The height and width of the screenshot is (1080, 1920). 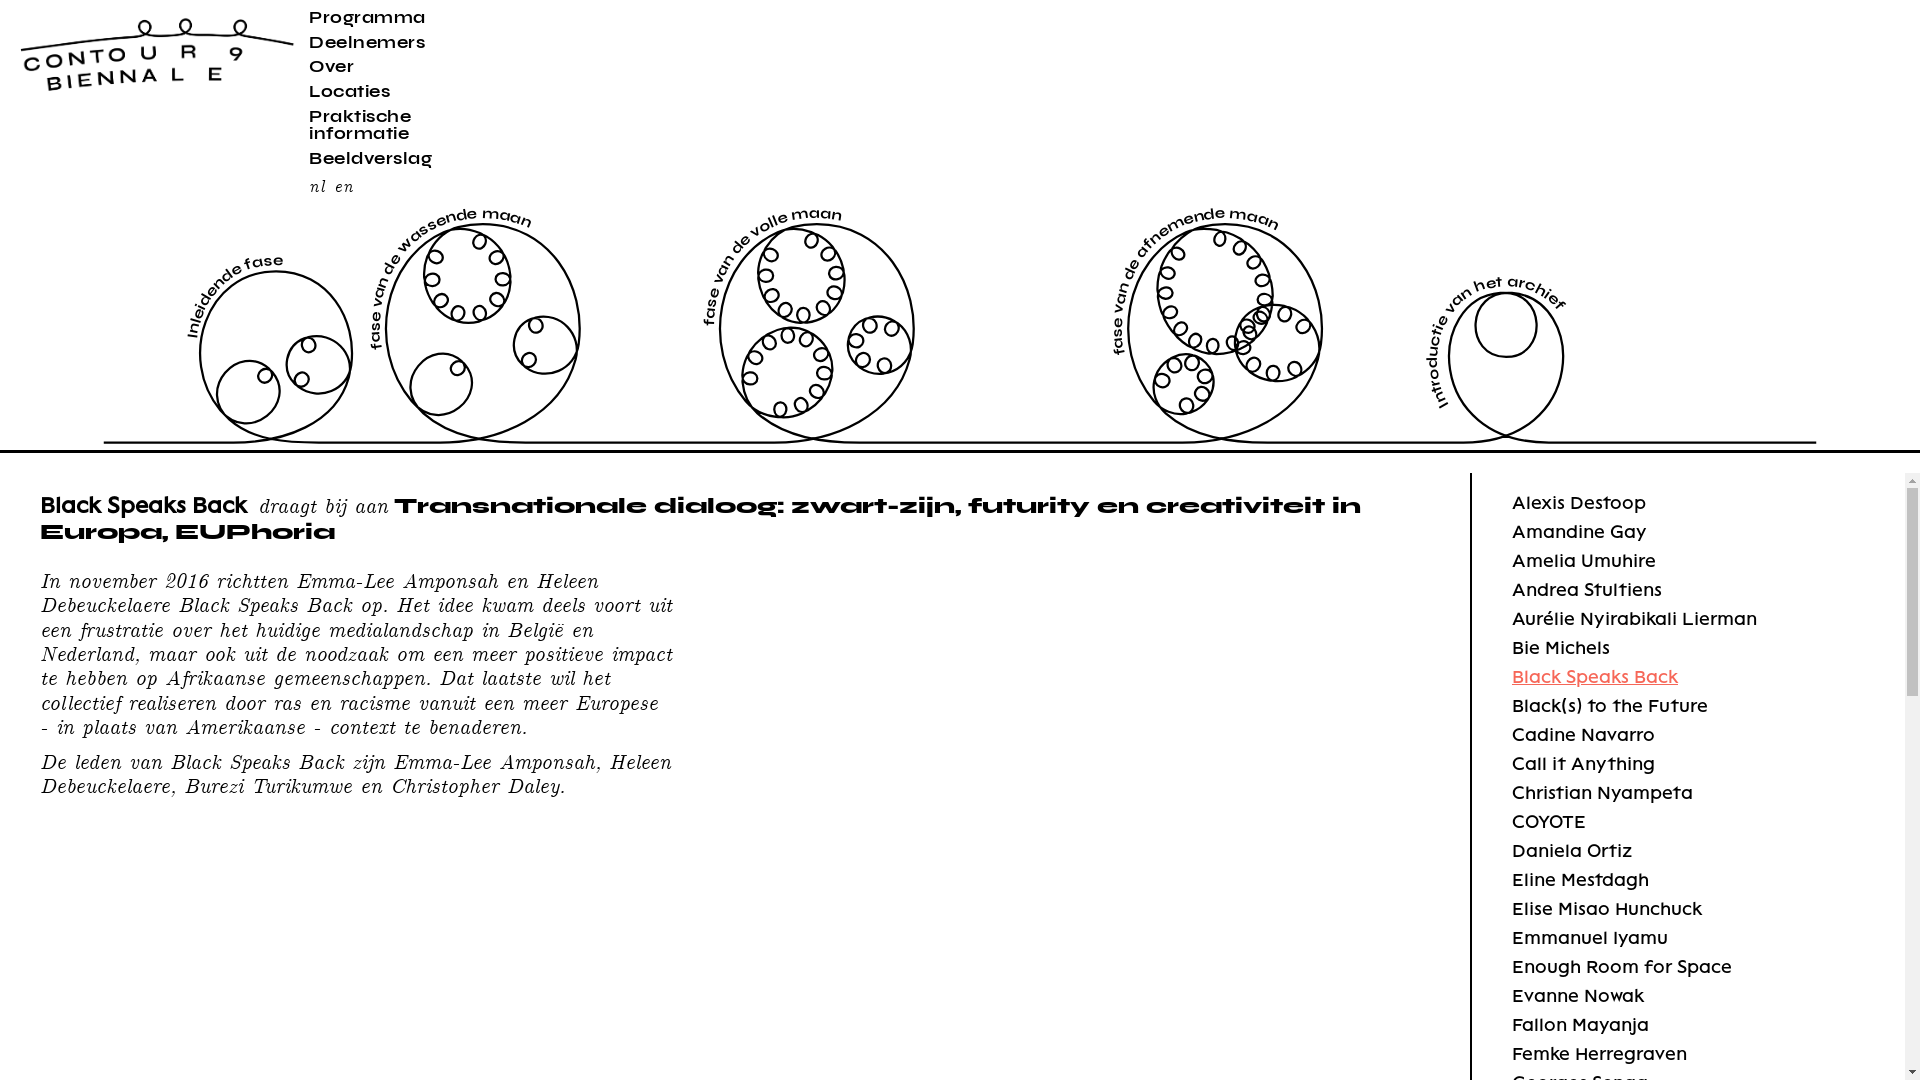 I want to click on 'Eline Mestdagh', so click(x=1579, y=878).